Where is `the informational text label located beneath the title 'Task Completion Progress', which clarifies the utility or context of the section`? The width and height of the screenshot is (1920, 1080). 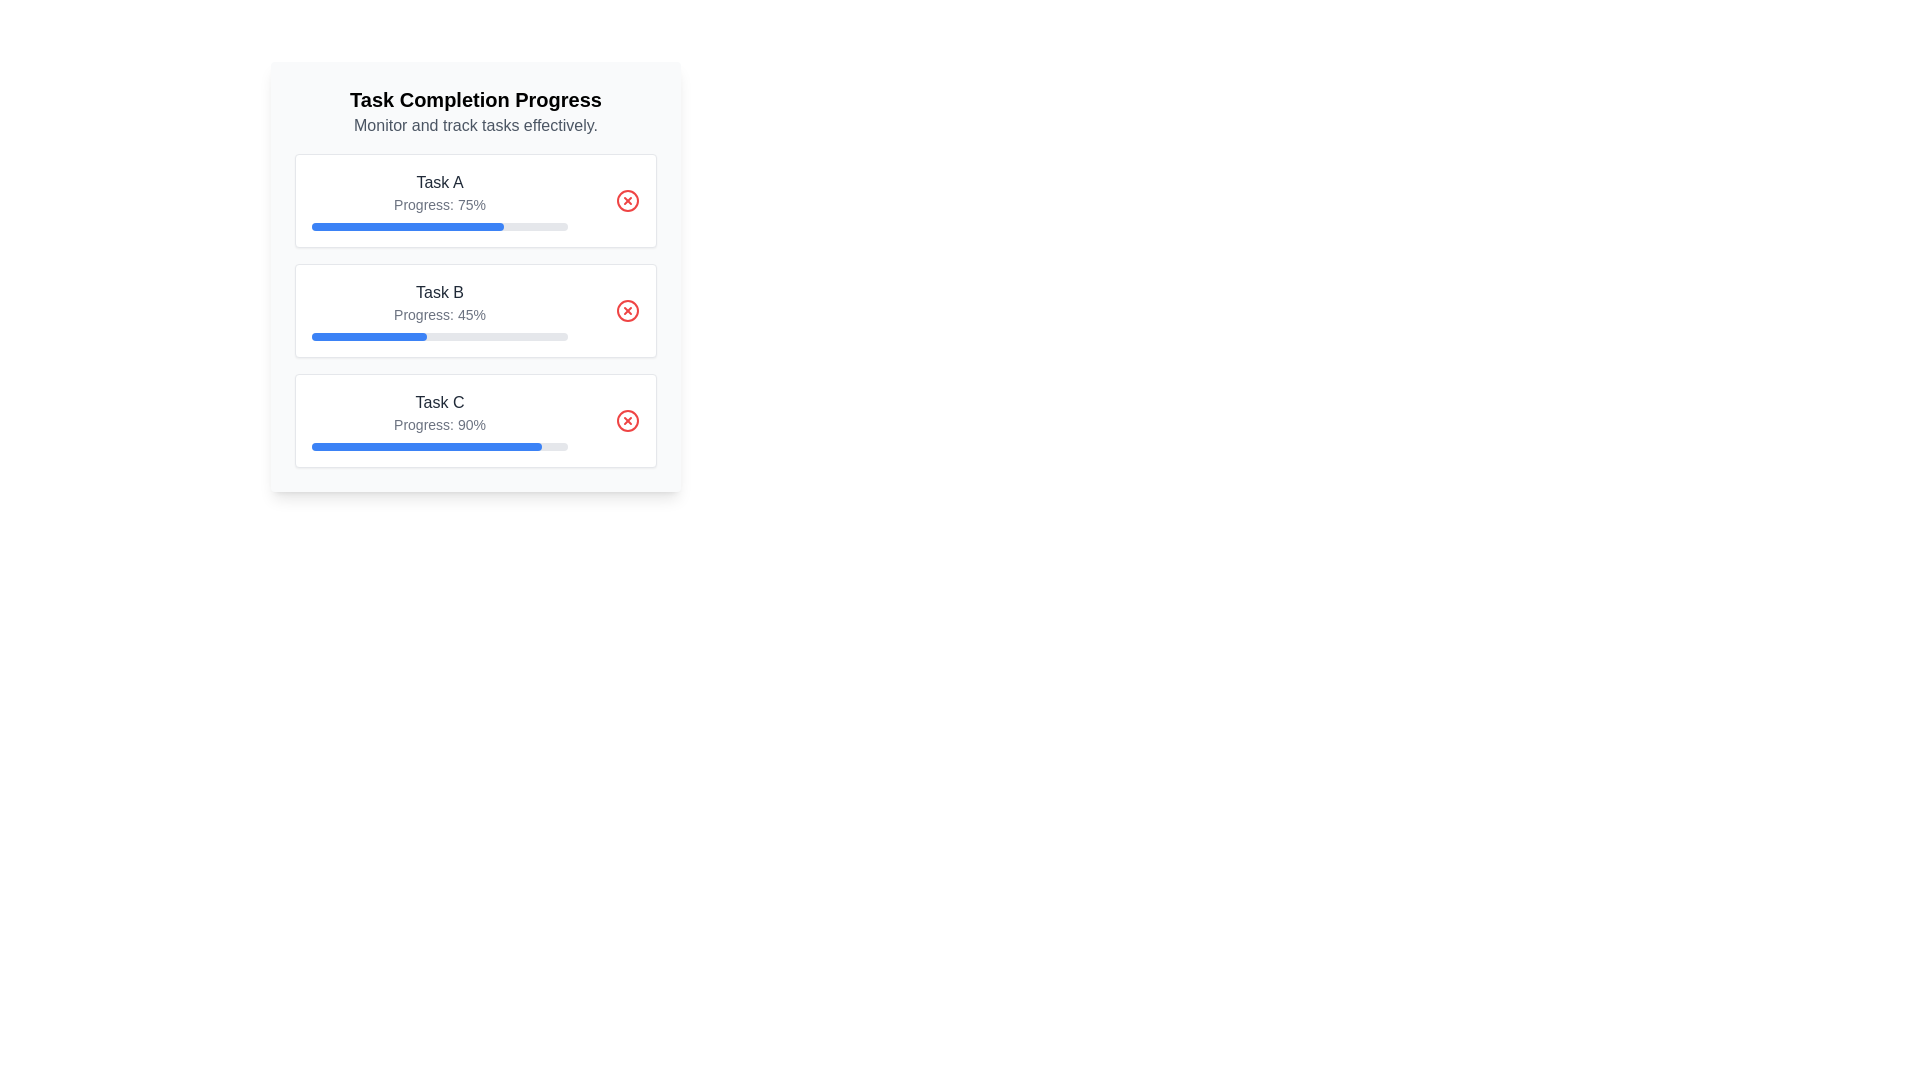
the informational text label located beneath the title 'Task Completion Progress', which clarifies the utility or context of the section is located at coordinates (474, 126).